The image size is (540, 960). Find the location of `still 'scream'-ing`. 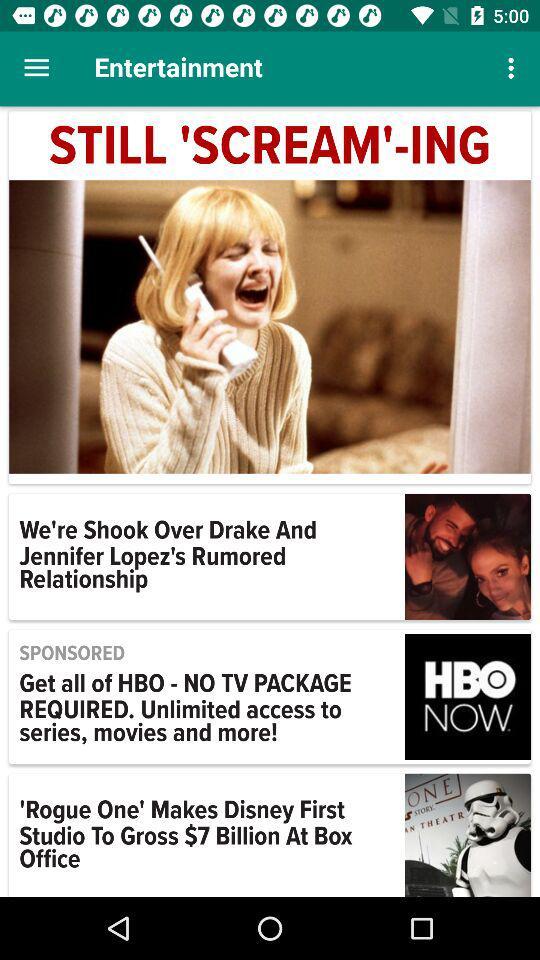

still 'scream'-ing is located at coordinates (270, 146).